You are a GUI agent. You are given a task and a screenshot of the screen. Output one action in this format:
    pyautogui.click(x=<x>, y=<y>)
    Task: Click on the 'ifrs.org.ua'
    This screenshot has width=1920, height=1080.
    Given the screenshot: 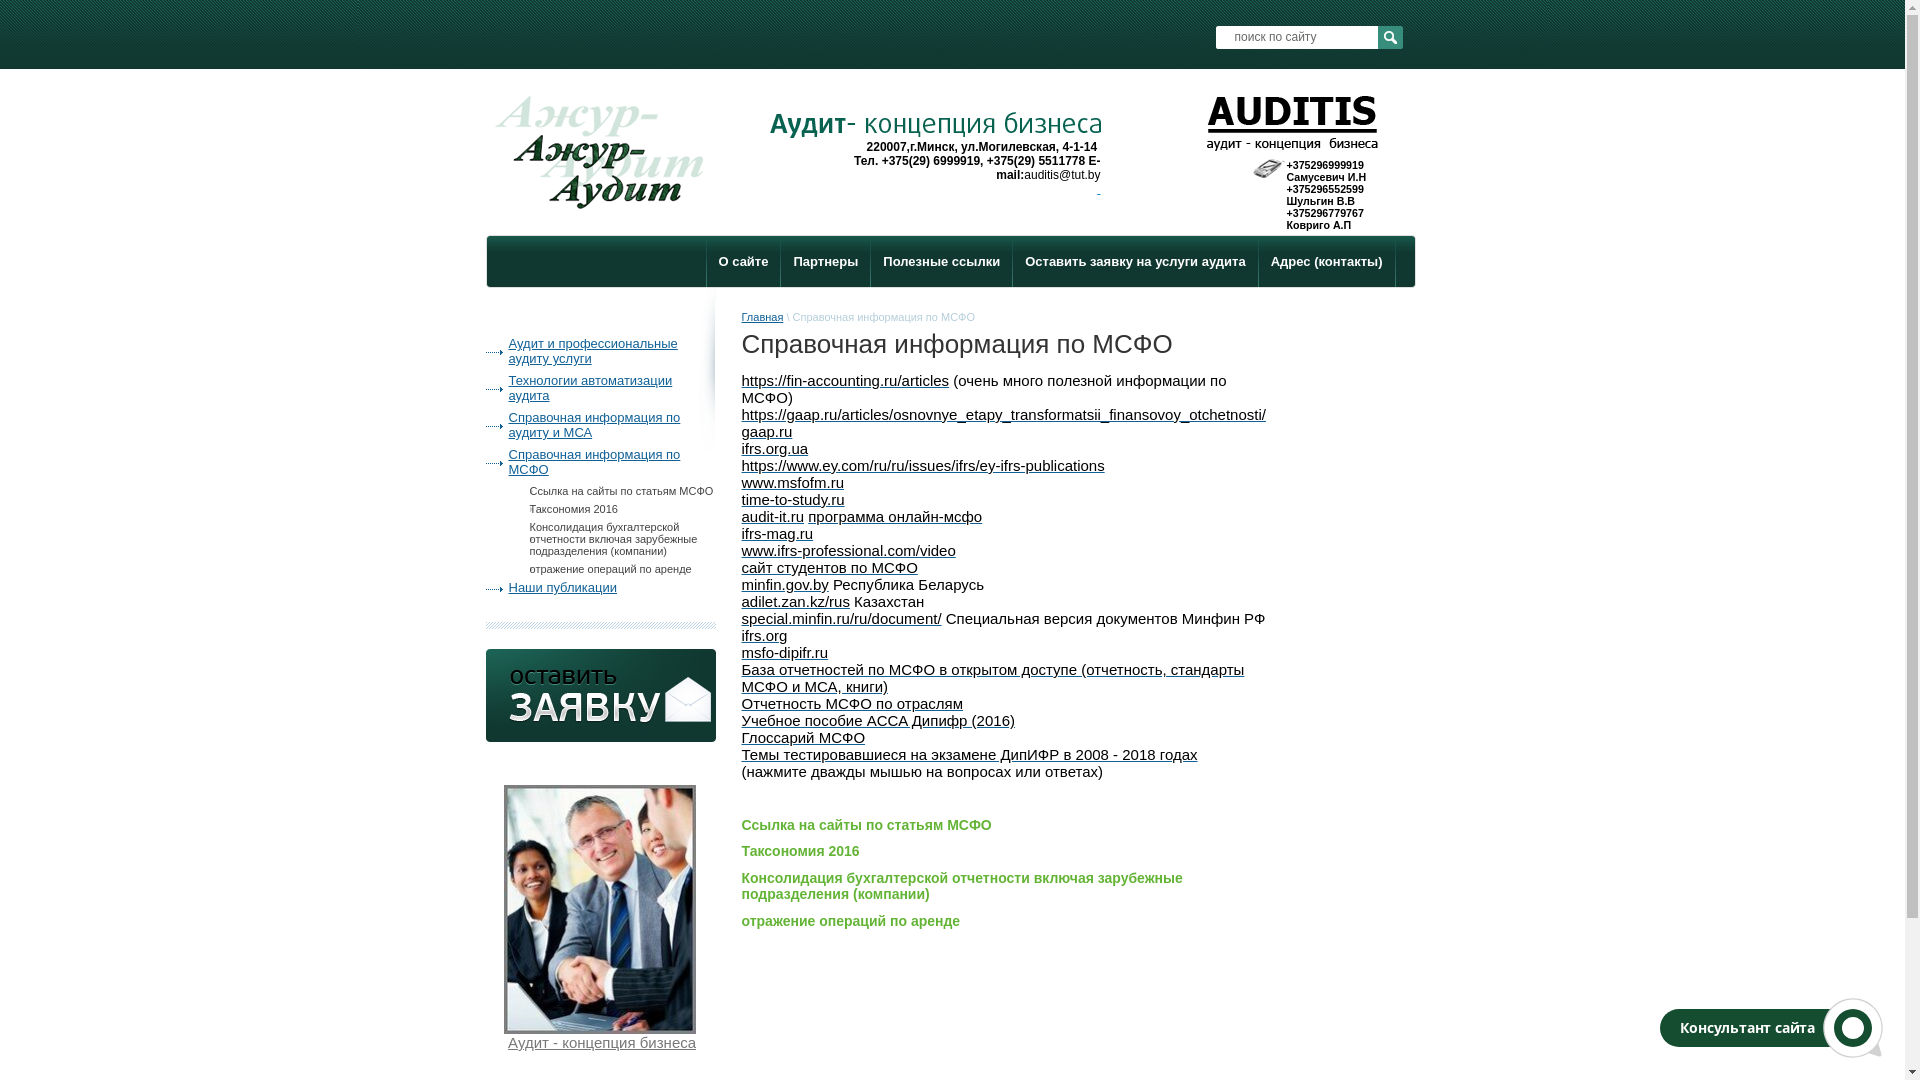 What is the action you would take?
    pyautogui.click(x=774, y=447)
    